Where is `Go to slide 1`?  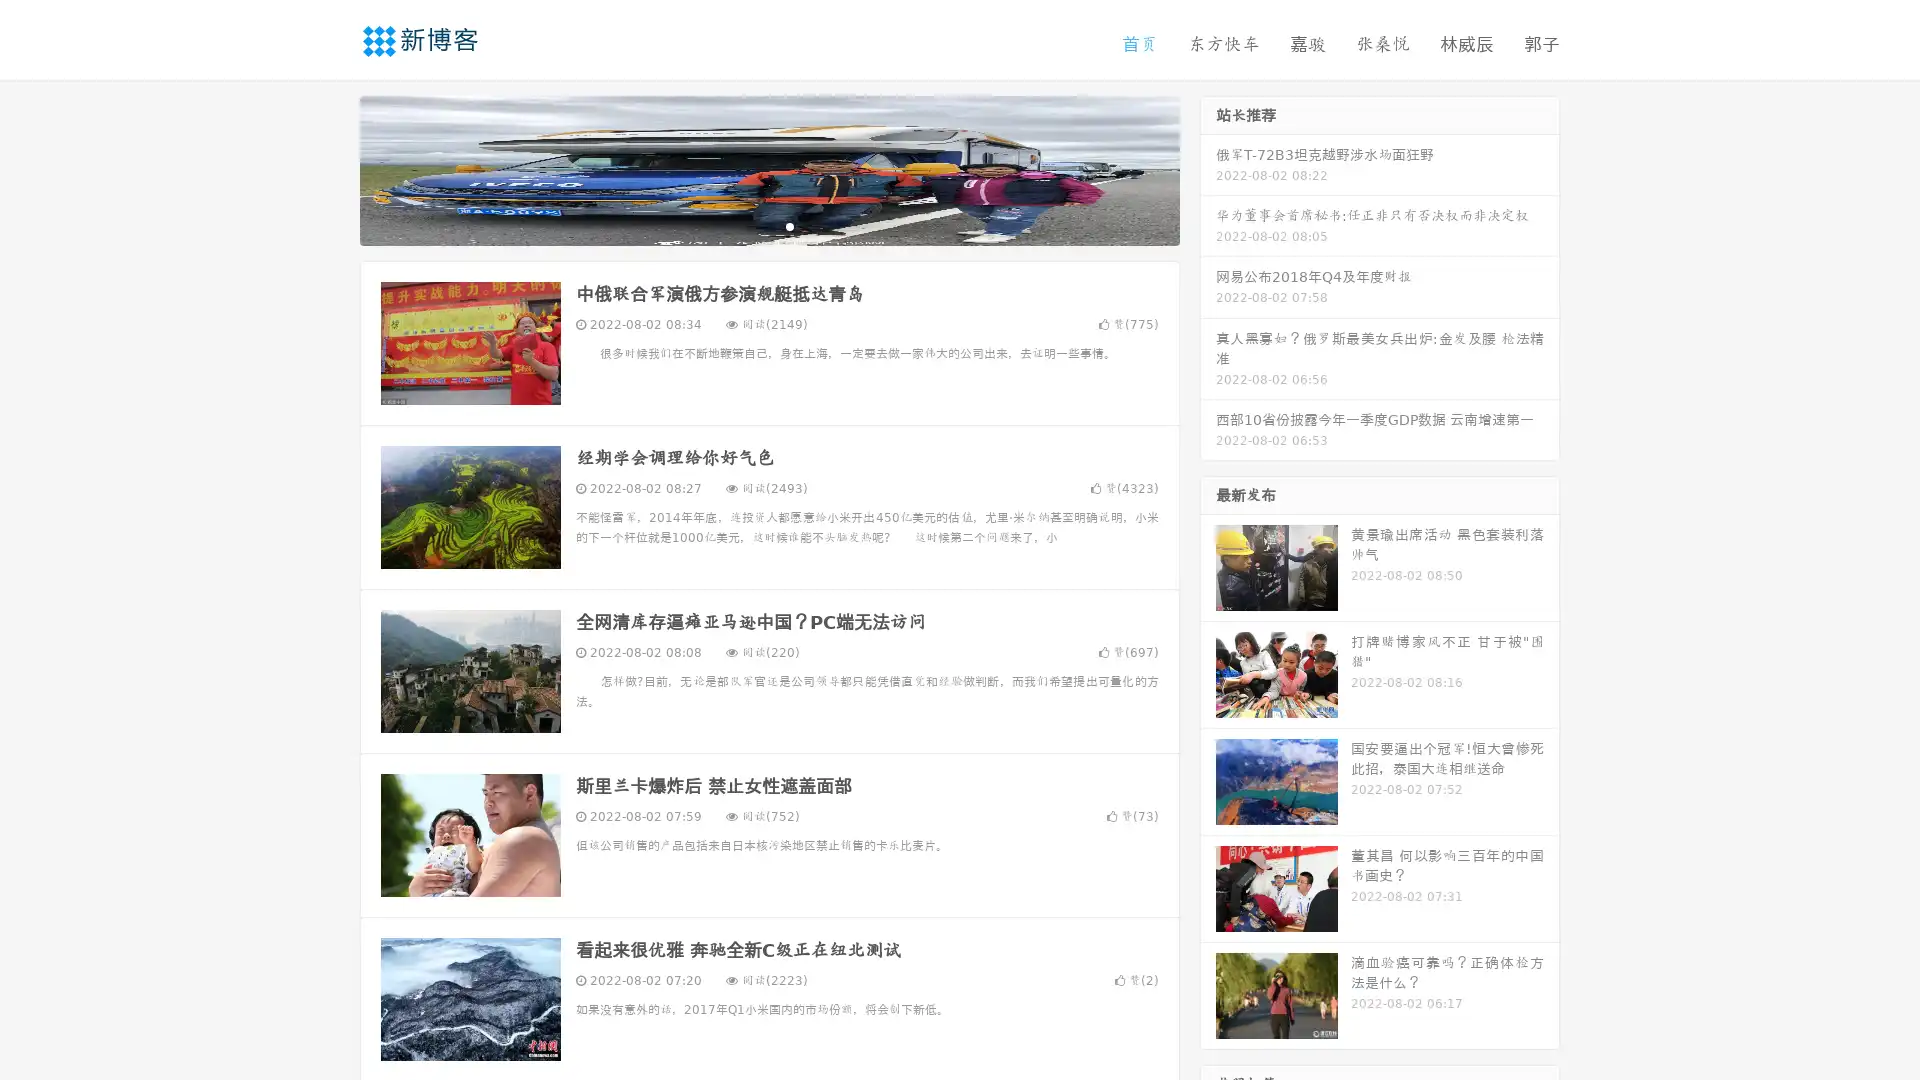 Go to slide 1 is located at coordinates (748, 225).